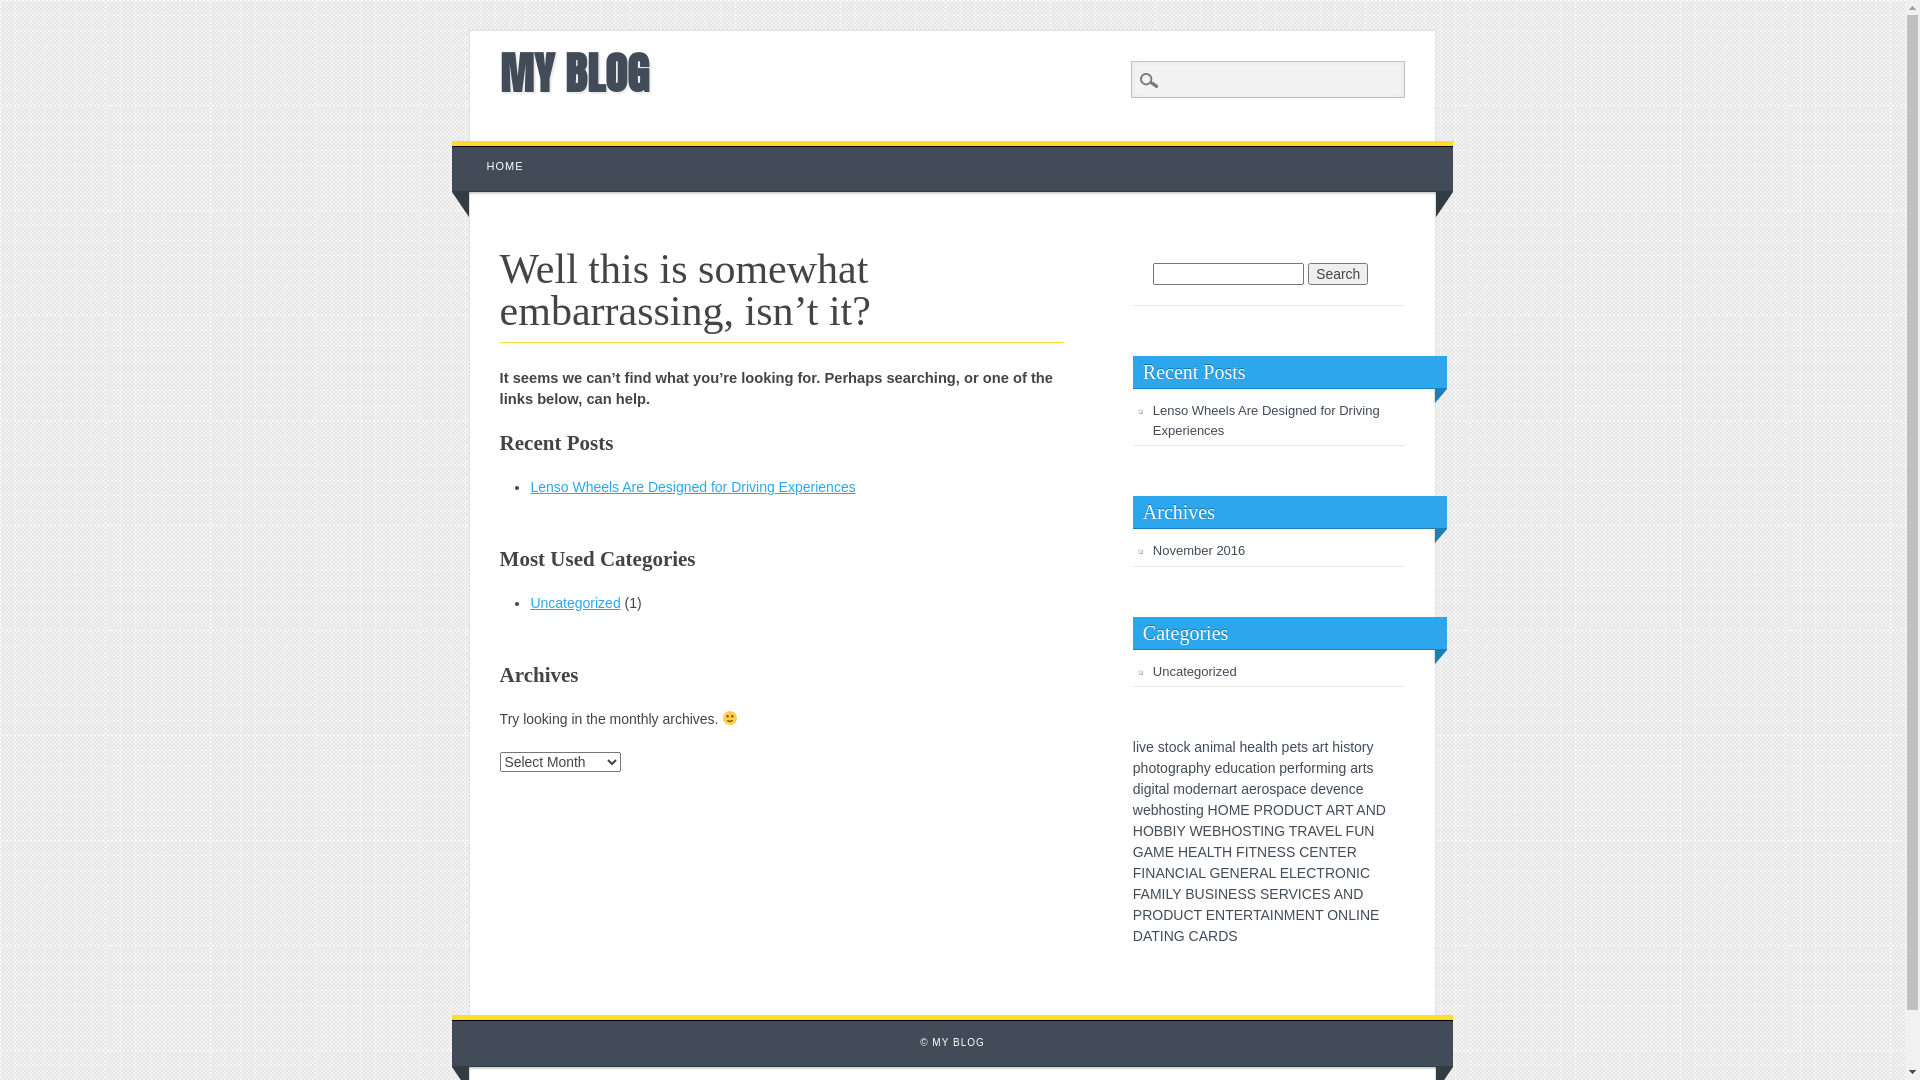  Describe the element at coordinates (1310, 871) in the screenshot. I see `'C'` at that location.